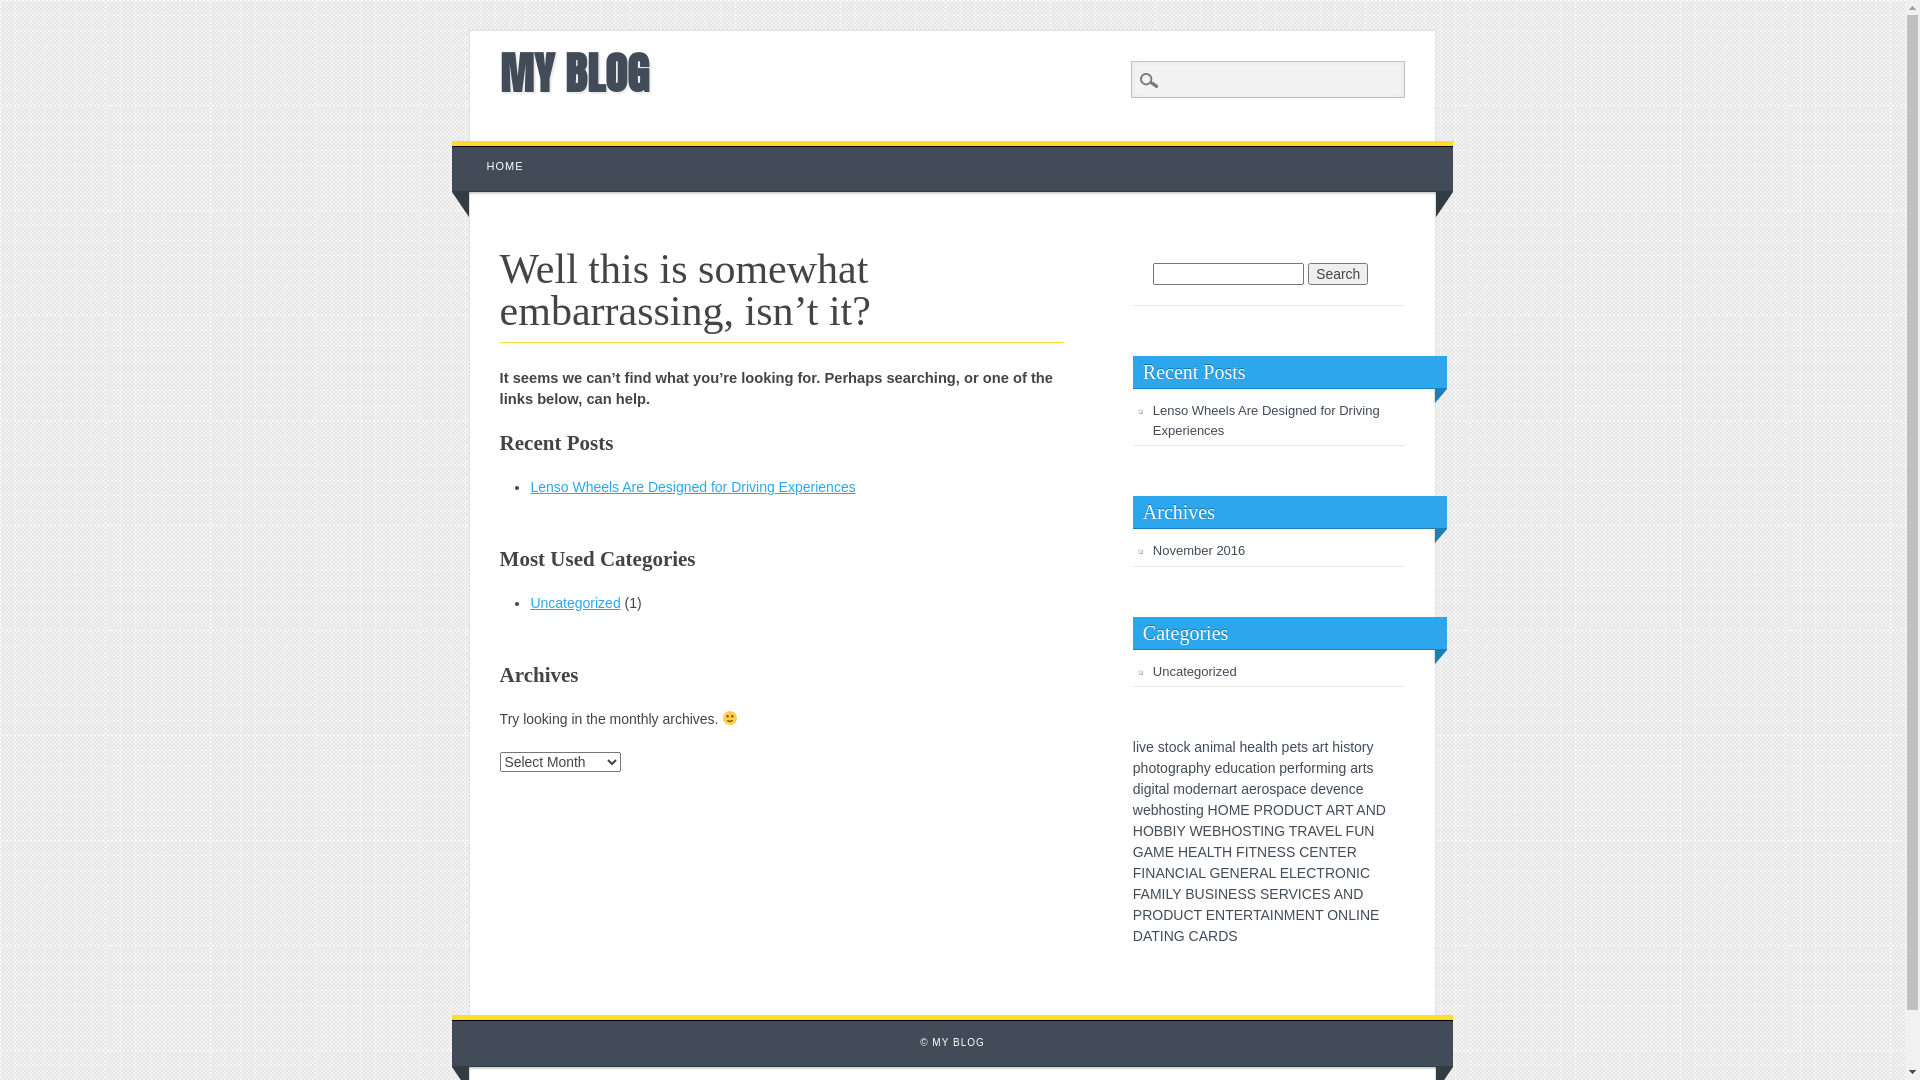  Describe the element at coordinates (1310, 871) in the screenshot. I see `'C'` at that location.